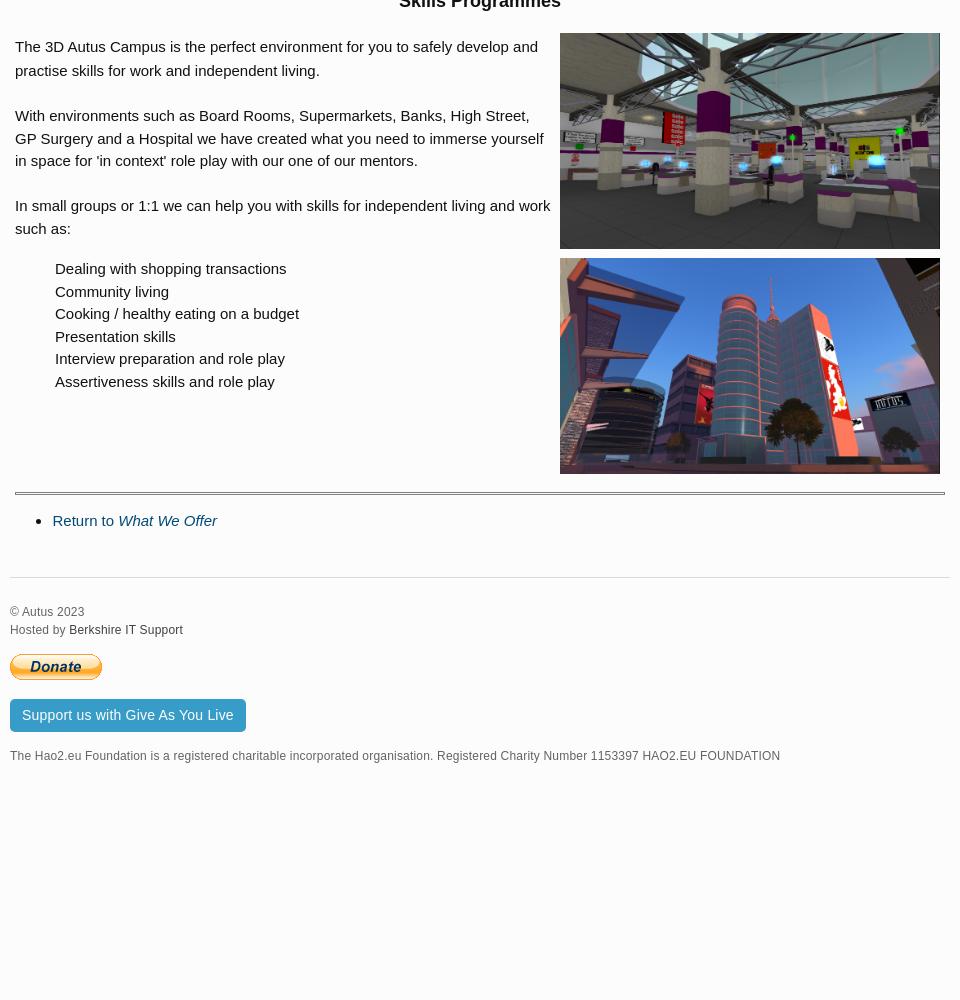  Describe the element at coordinates (275, 58) in the screenshot. I see `'The 3D Autus Campus is the perfect environment for you to safely develop and practise skills for work and independent living.'` at that location.